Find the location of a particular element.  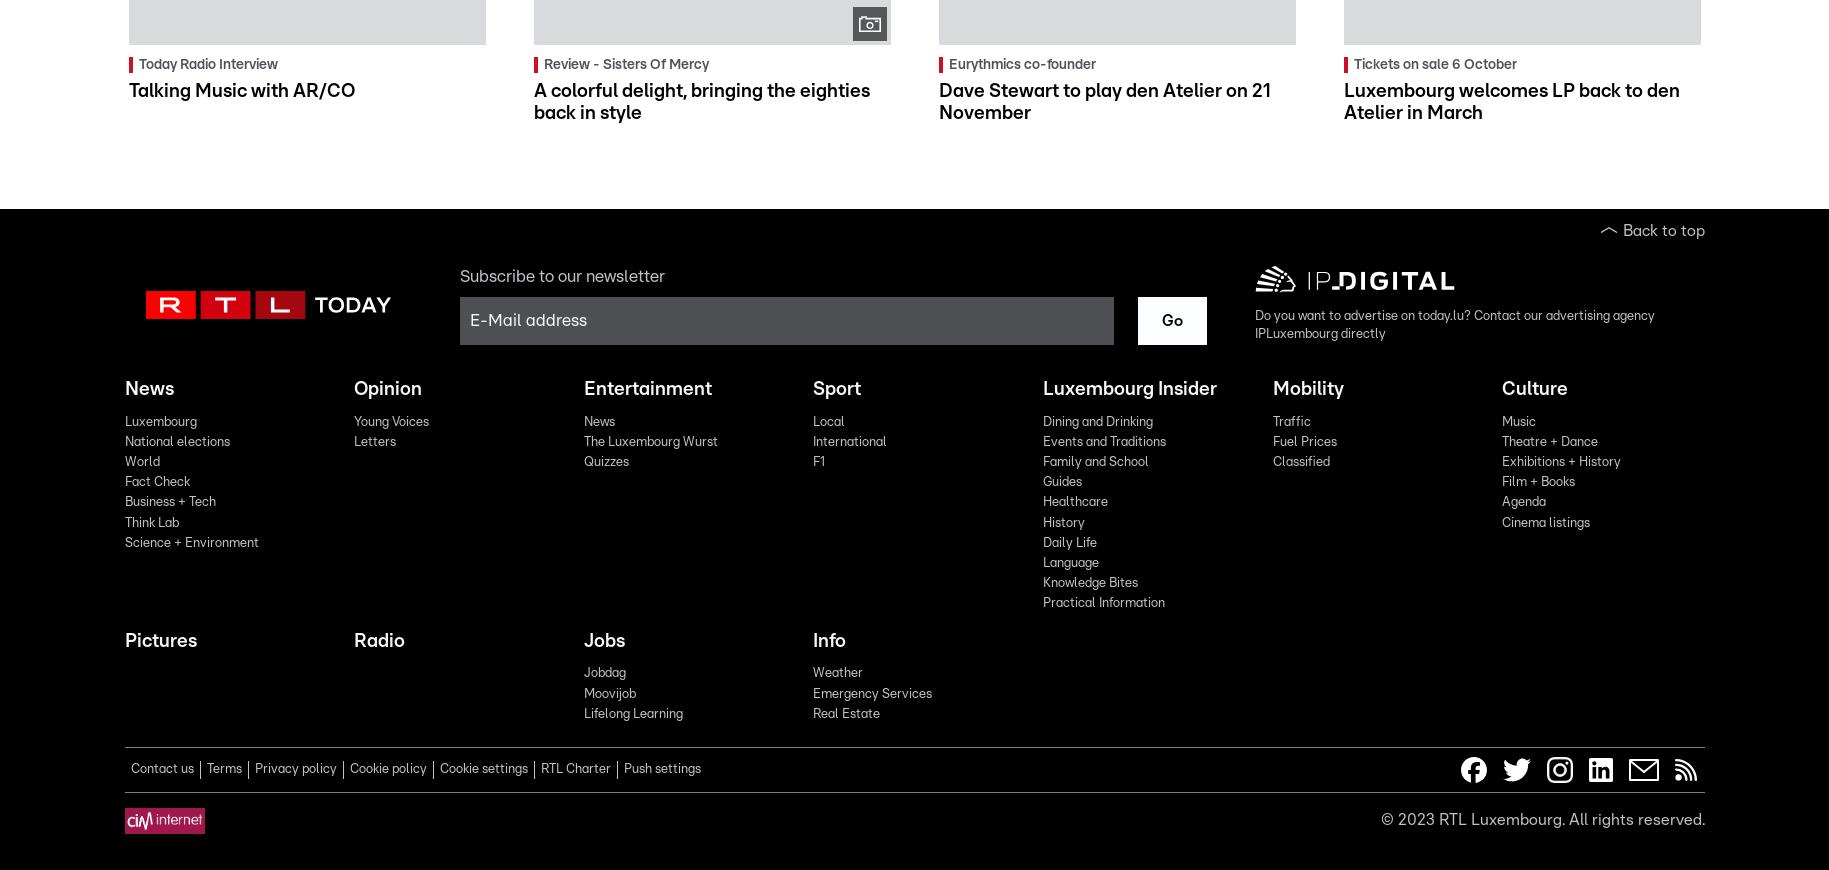

'Daily Life' is located at coordinates (1068, 541).